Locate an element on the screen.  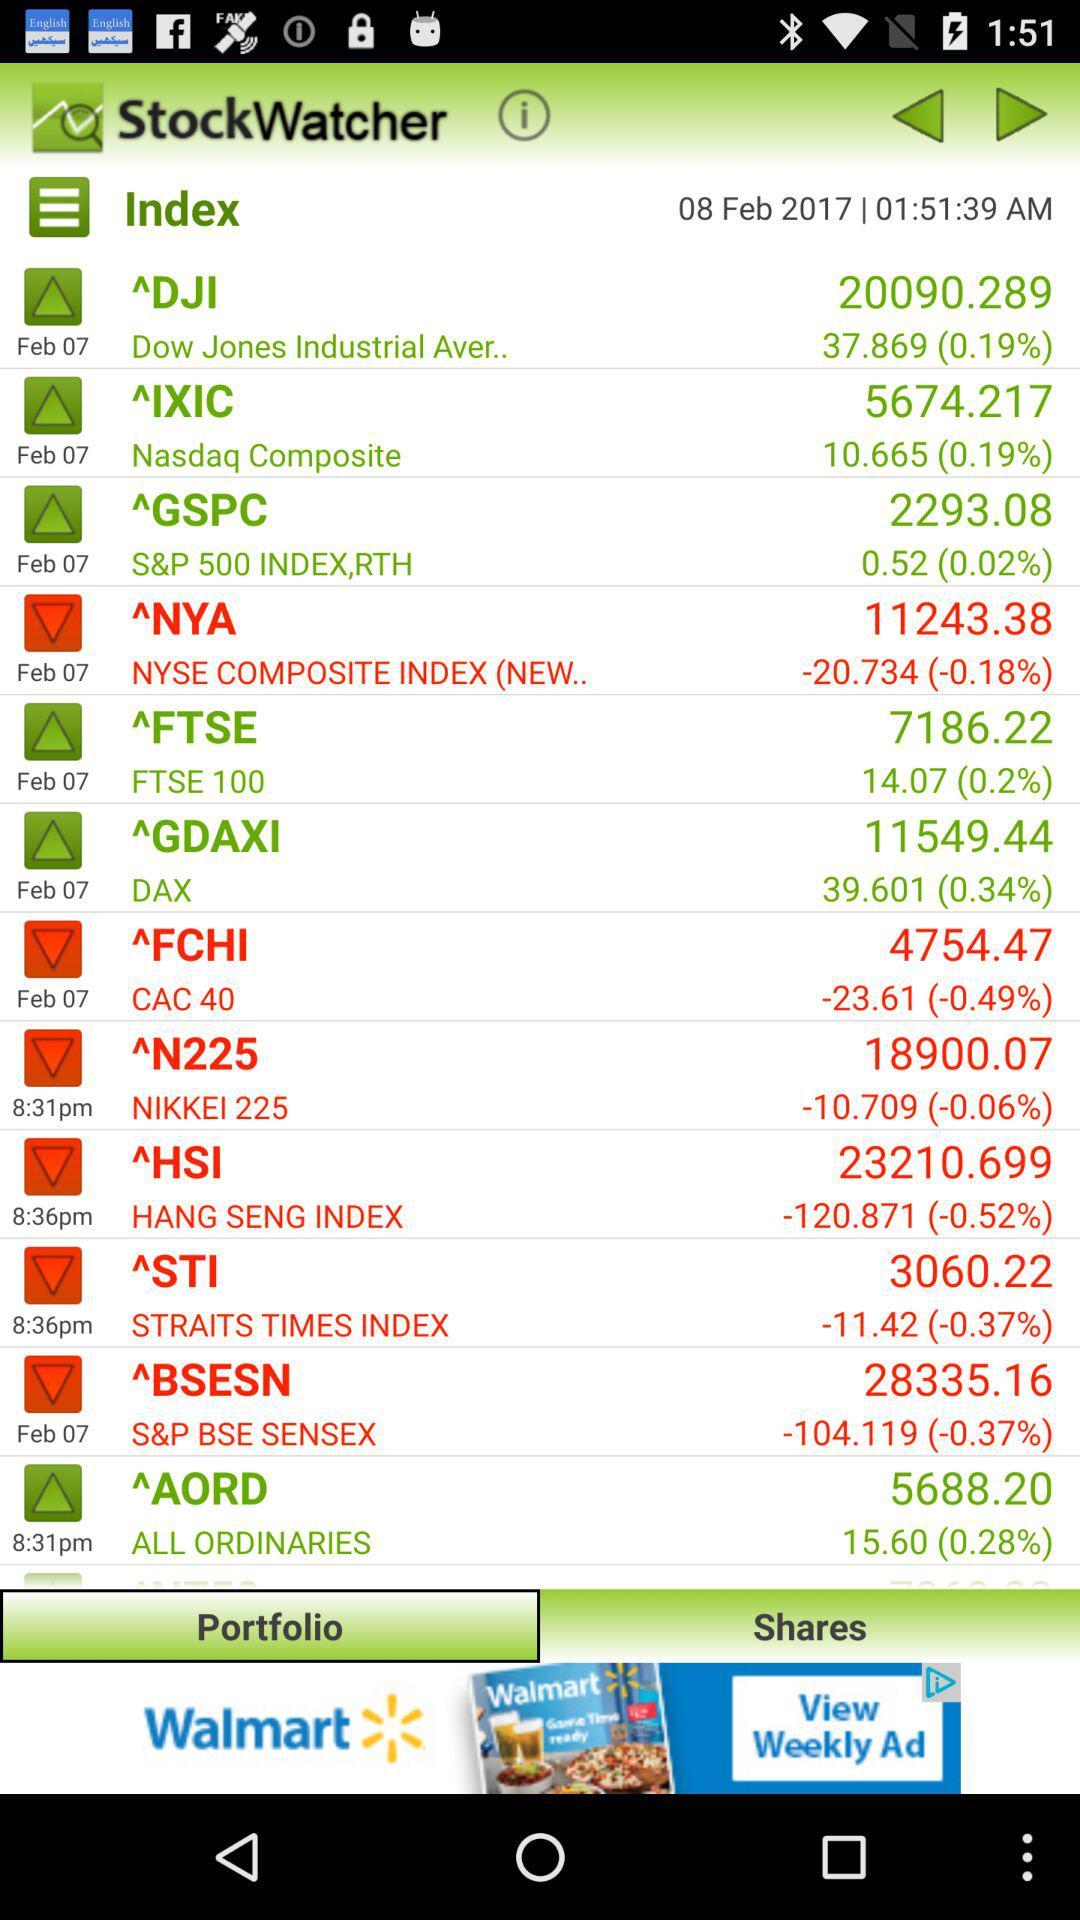
go back is located at coordinates (1022, 114).